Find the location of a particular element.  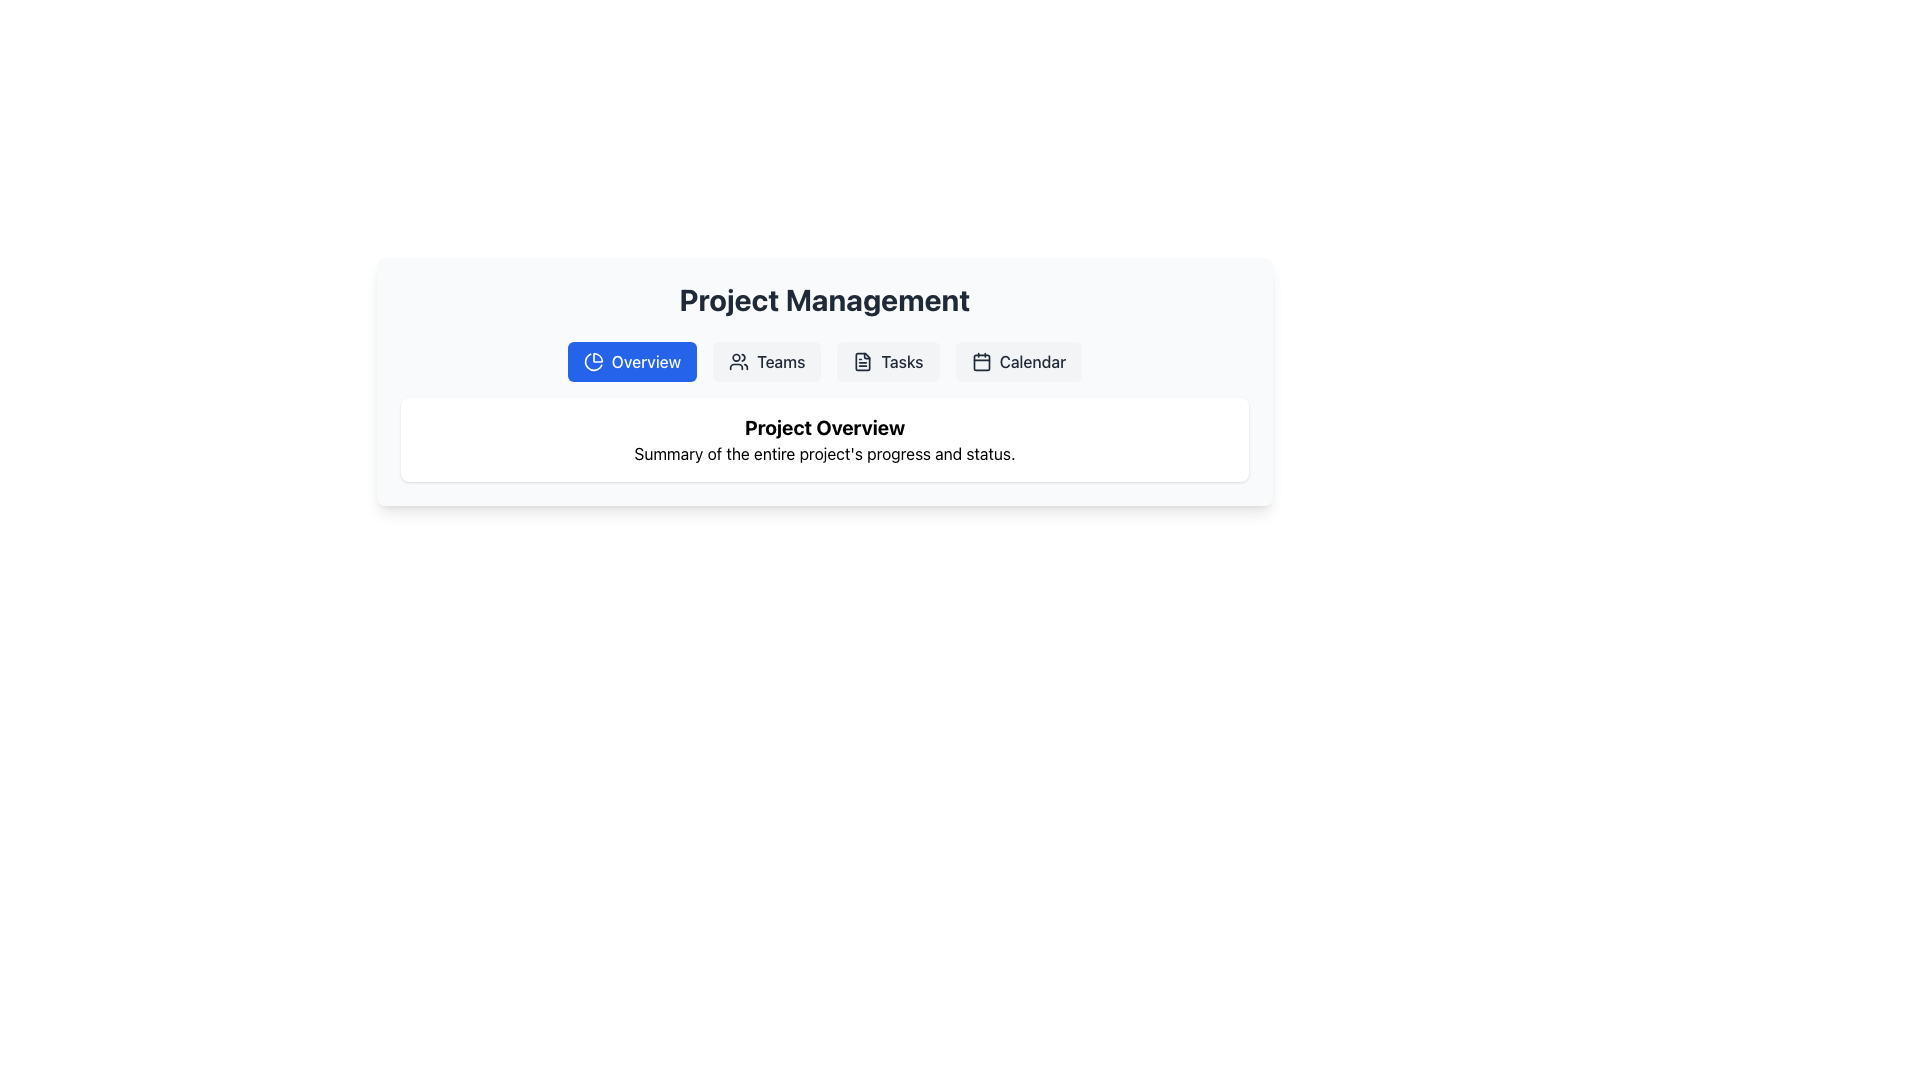

the 'Teams' button, which is the second button in the navigation menu with a gray background and black text is located at coordinates (766, 362).